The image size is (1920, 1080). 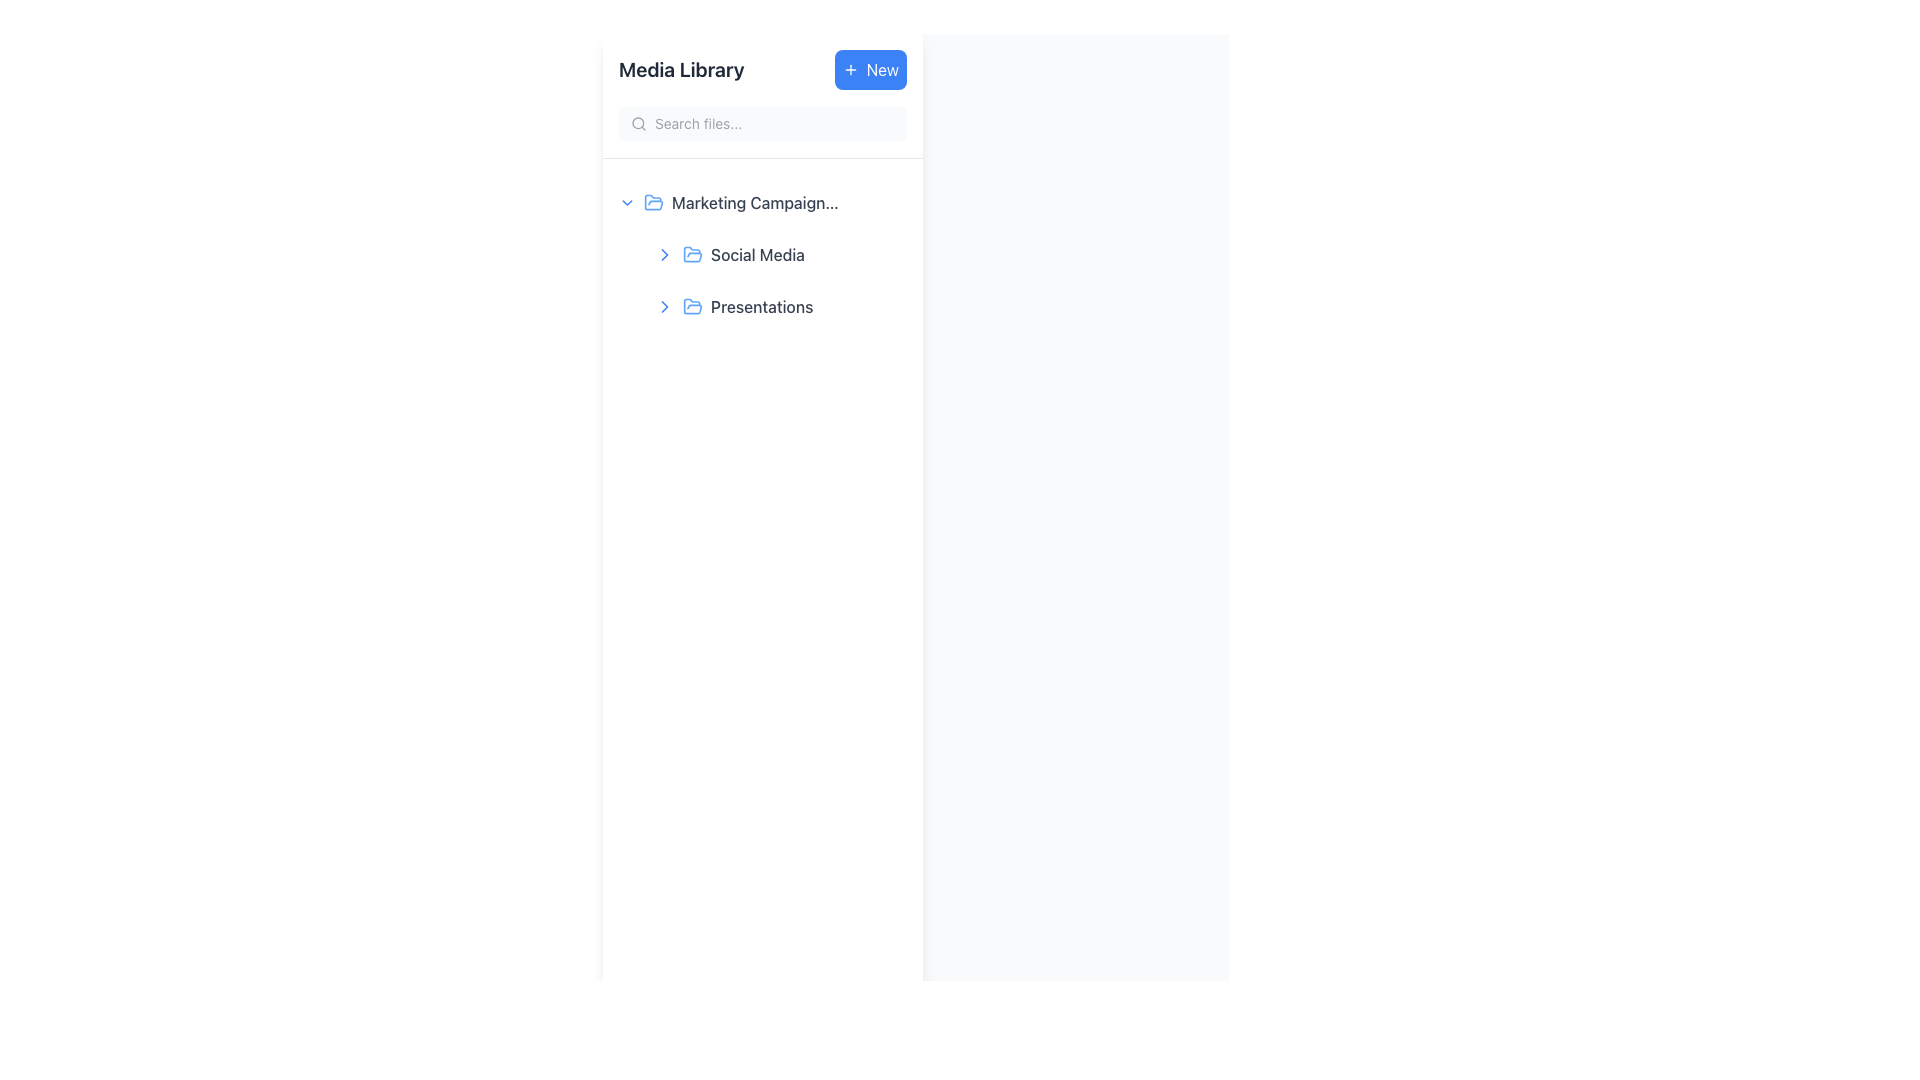 I want to click on the 'Social Media' label in the navigational list under 'Marketing Campaign 2024', so click(x=762, y=253).